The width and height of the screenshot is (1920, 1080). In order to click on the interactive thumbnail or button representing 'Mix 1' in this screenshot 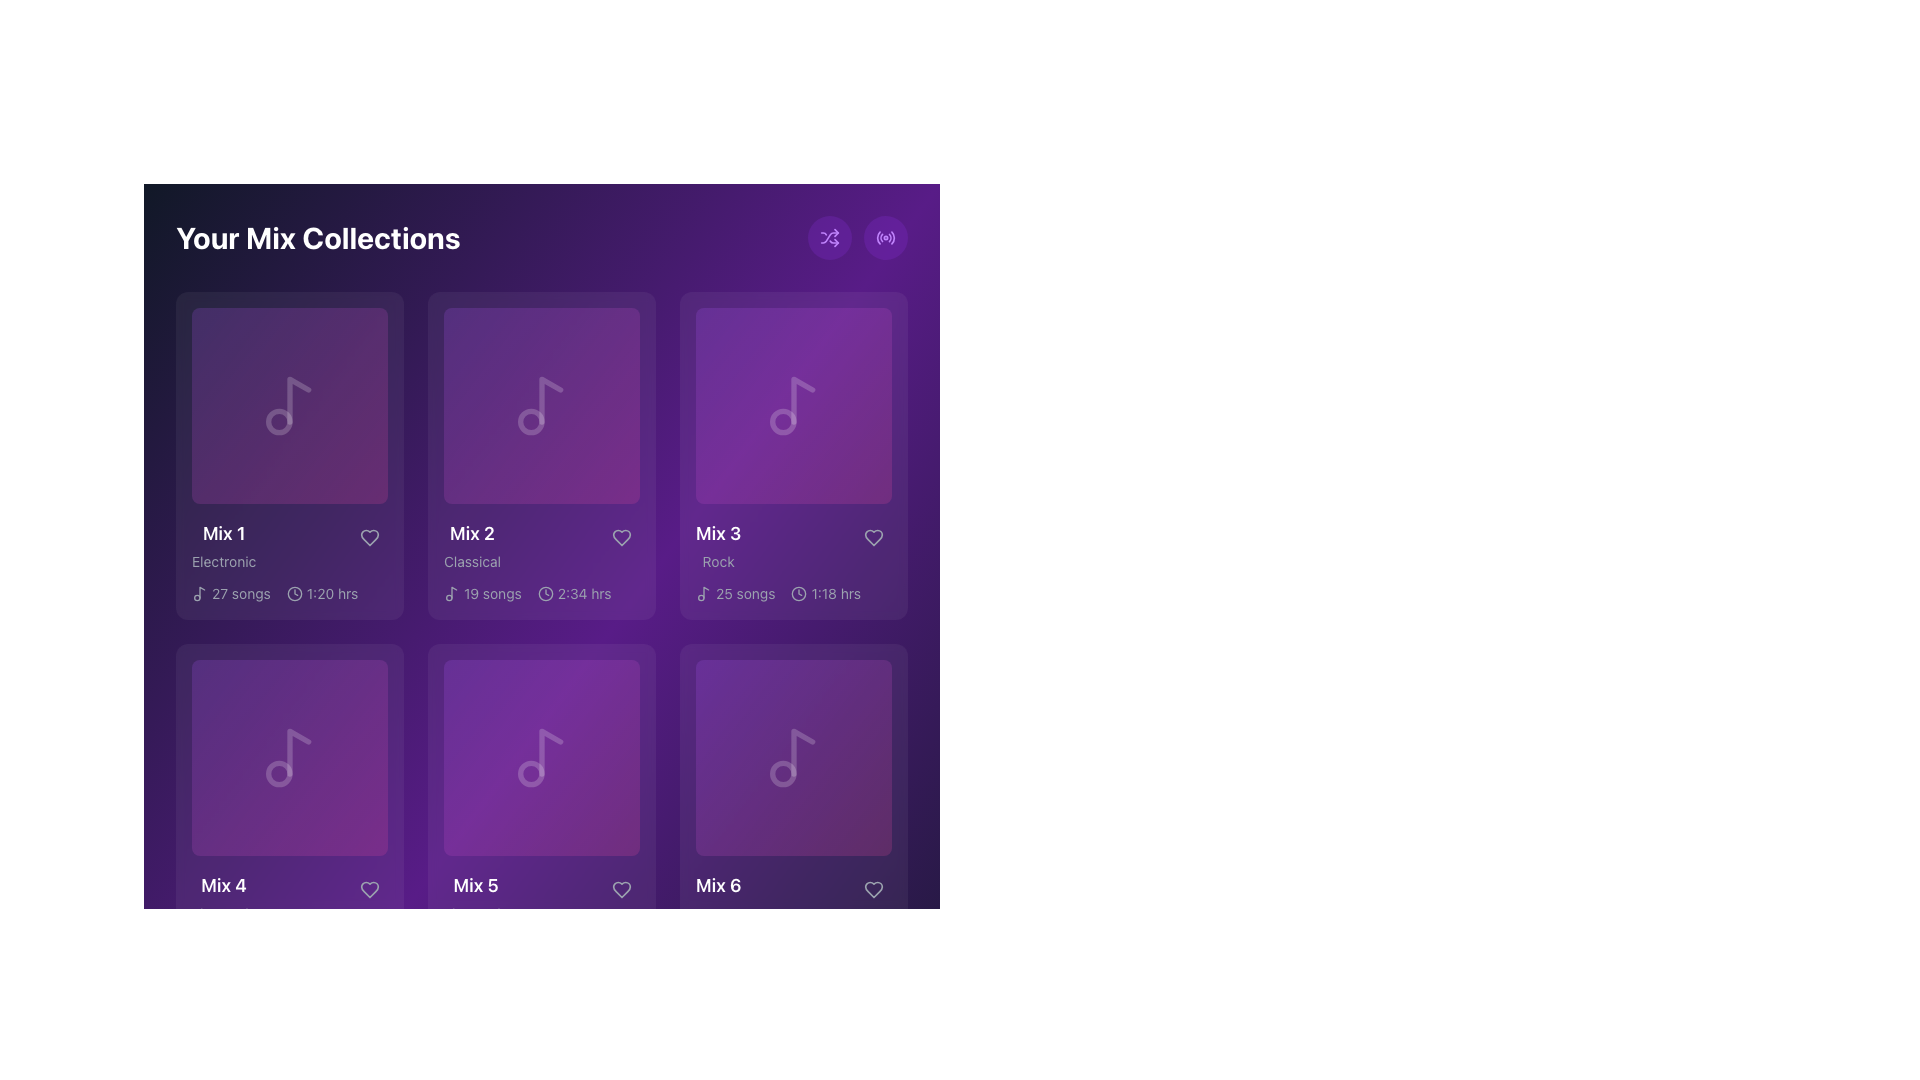, I will do `click(288, 405)`.